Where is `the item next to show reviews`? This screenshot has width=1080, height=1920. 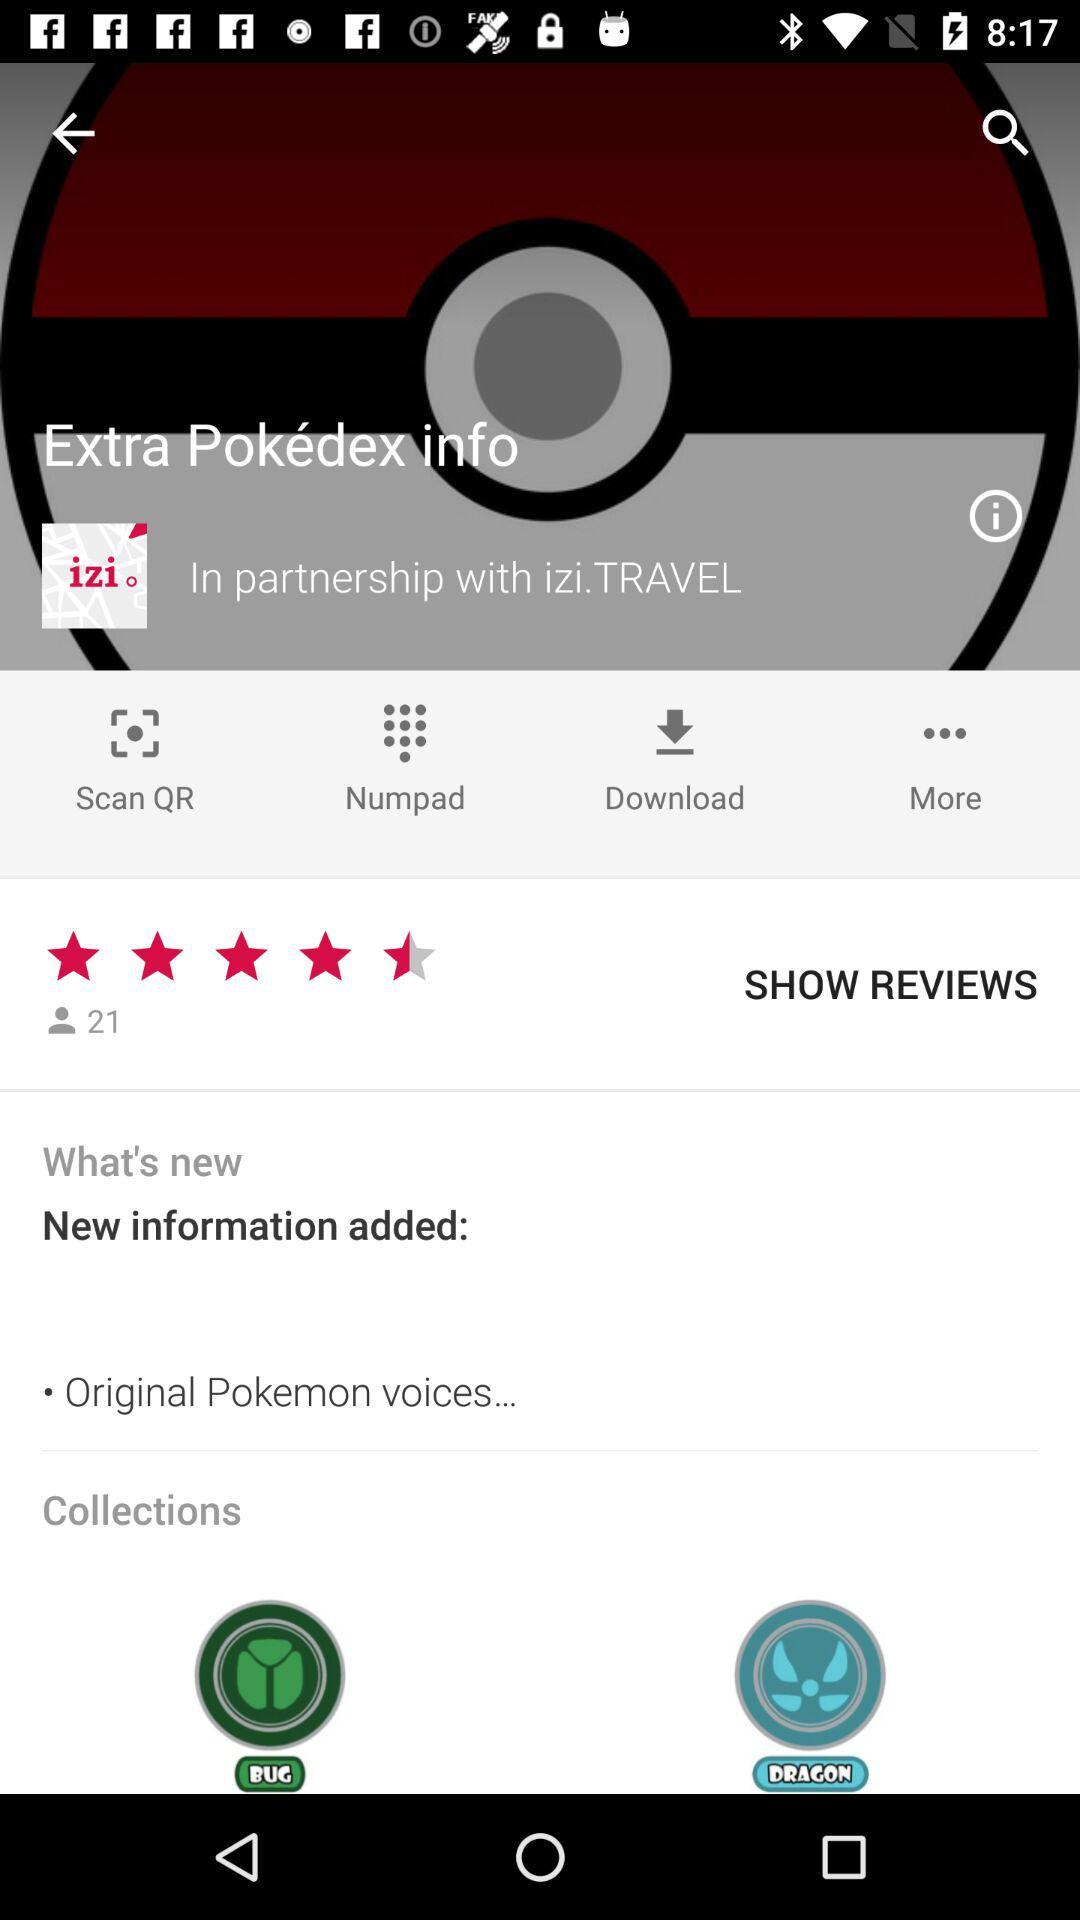 the item next to show reviews is located at coordinates (408, 955).